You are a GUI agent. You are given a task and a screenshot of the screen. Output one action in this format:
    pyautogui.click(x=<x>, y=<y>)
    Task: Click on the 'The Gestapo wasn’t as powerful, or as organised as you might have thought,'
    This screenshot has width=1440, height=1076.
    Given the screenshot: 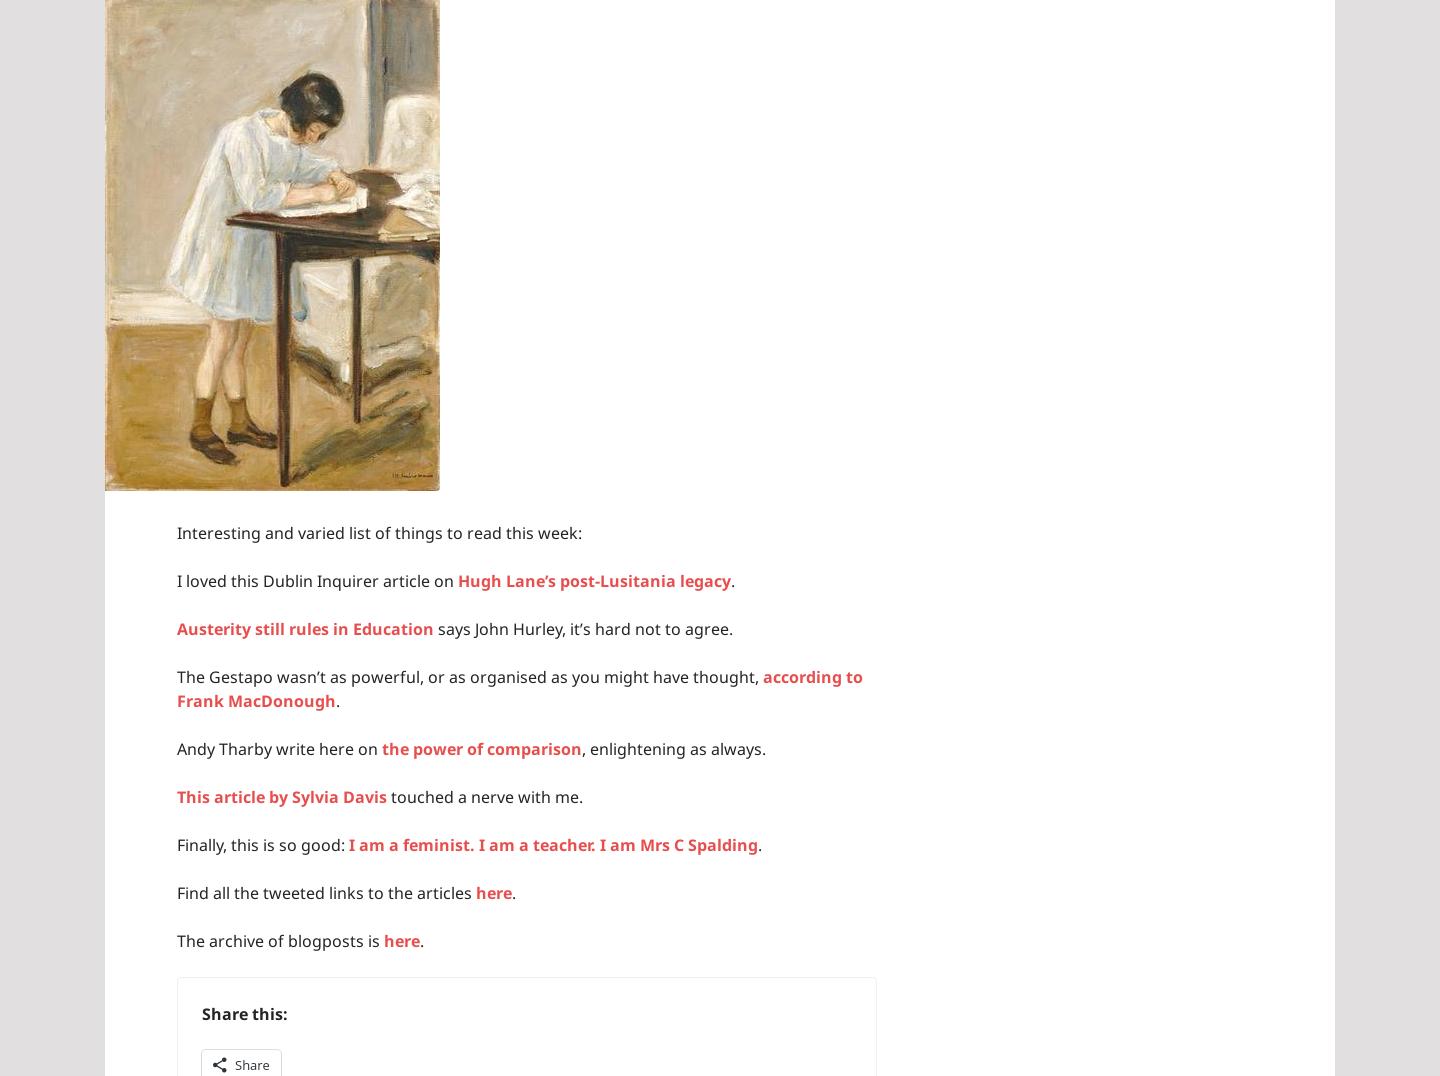 What is the action you would take?
    pyautogui.click(x=470, y=676)
    